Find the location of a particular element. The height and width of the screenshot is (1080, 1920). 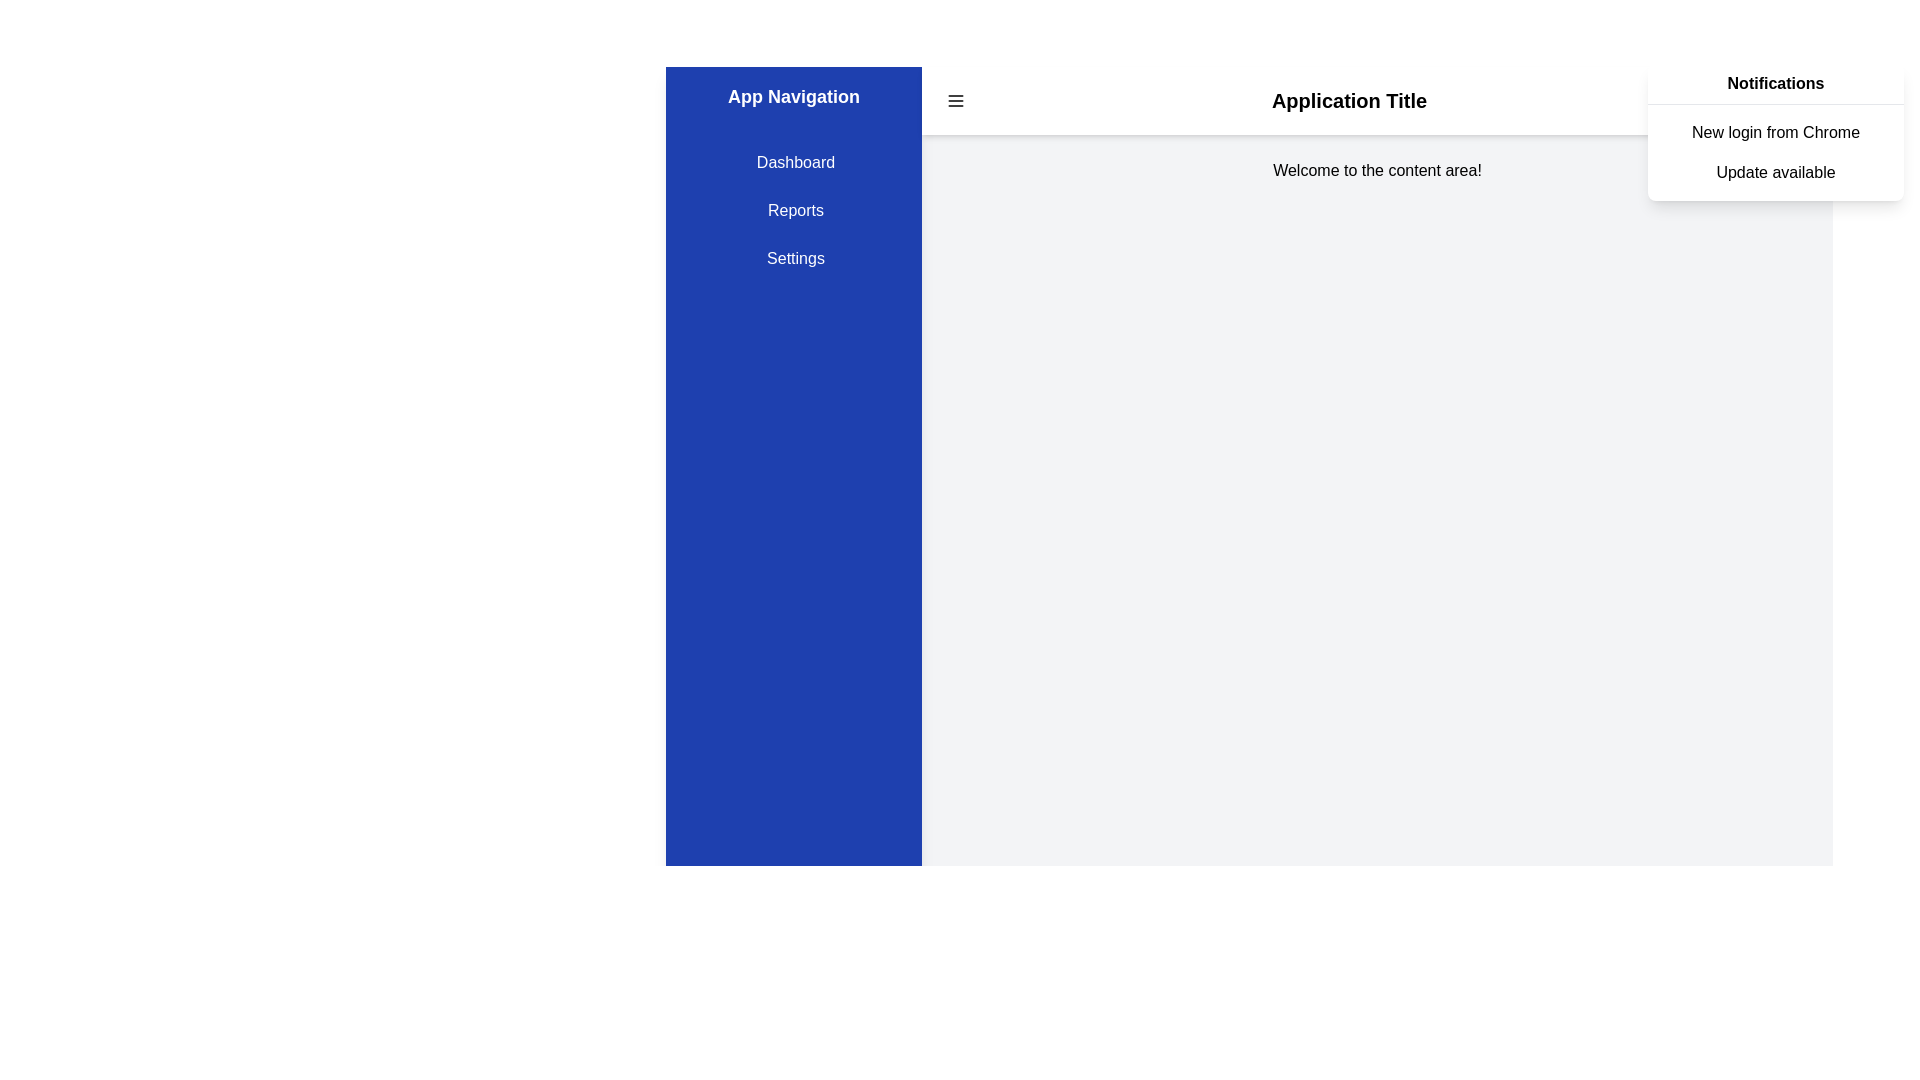

the application name is located at coordinates (1376, 100).